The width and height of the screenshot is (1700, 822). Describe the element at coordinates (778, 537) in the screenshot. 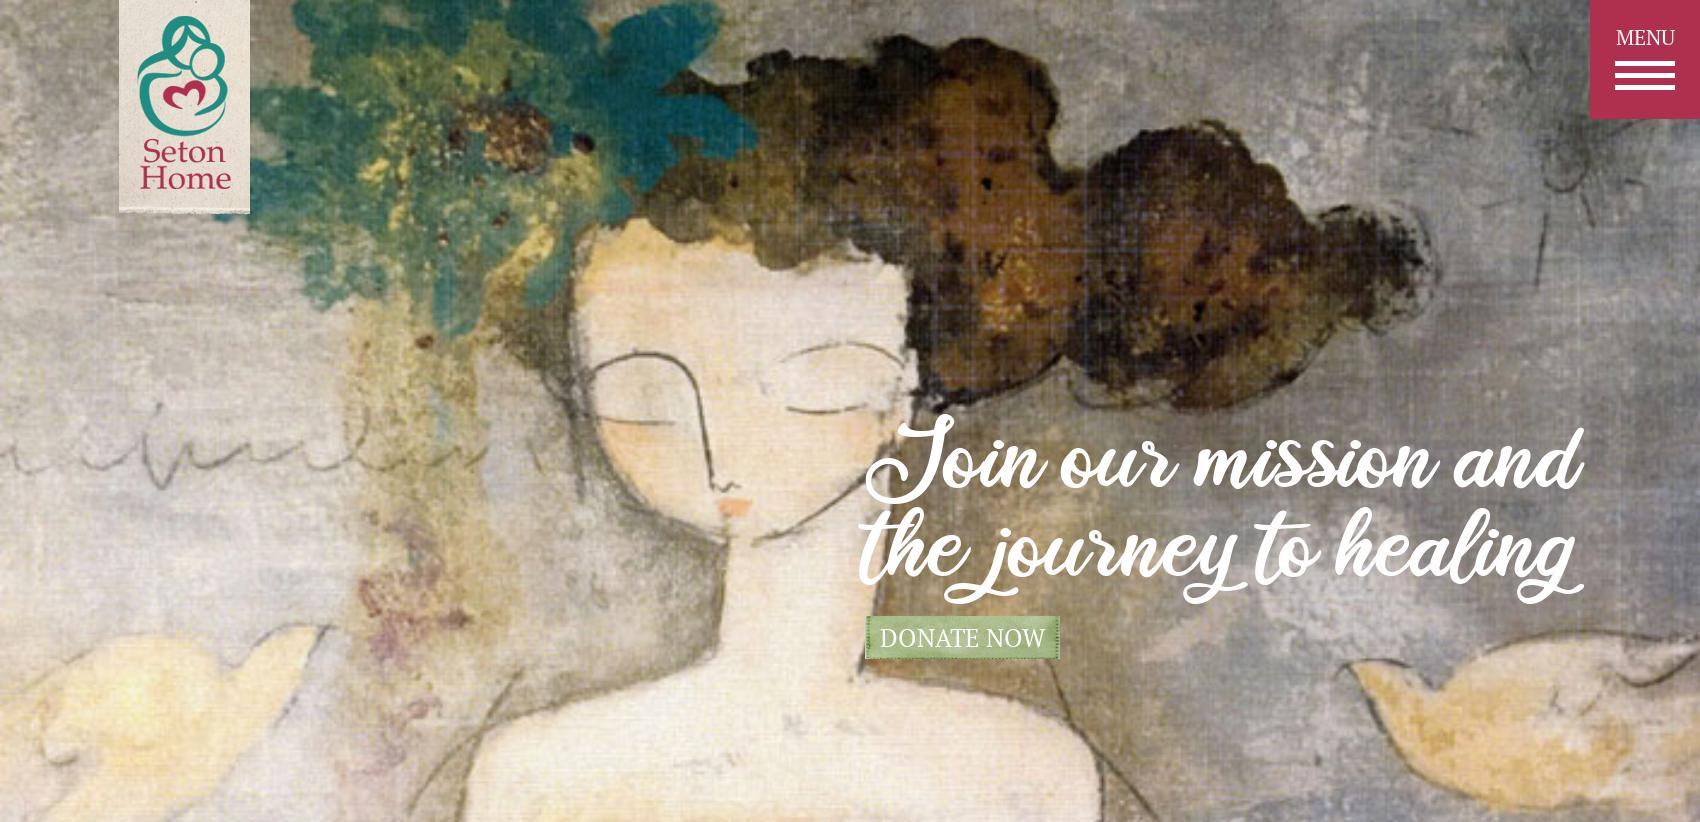

I see `'volunteer'` at that location.